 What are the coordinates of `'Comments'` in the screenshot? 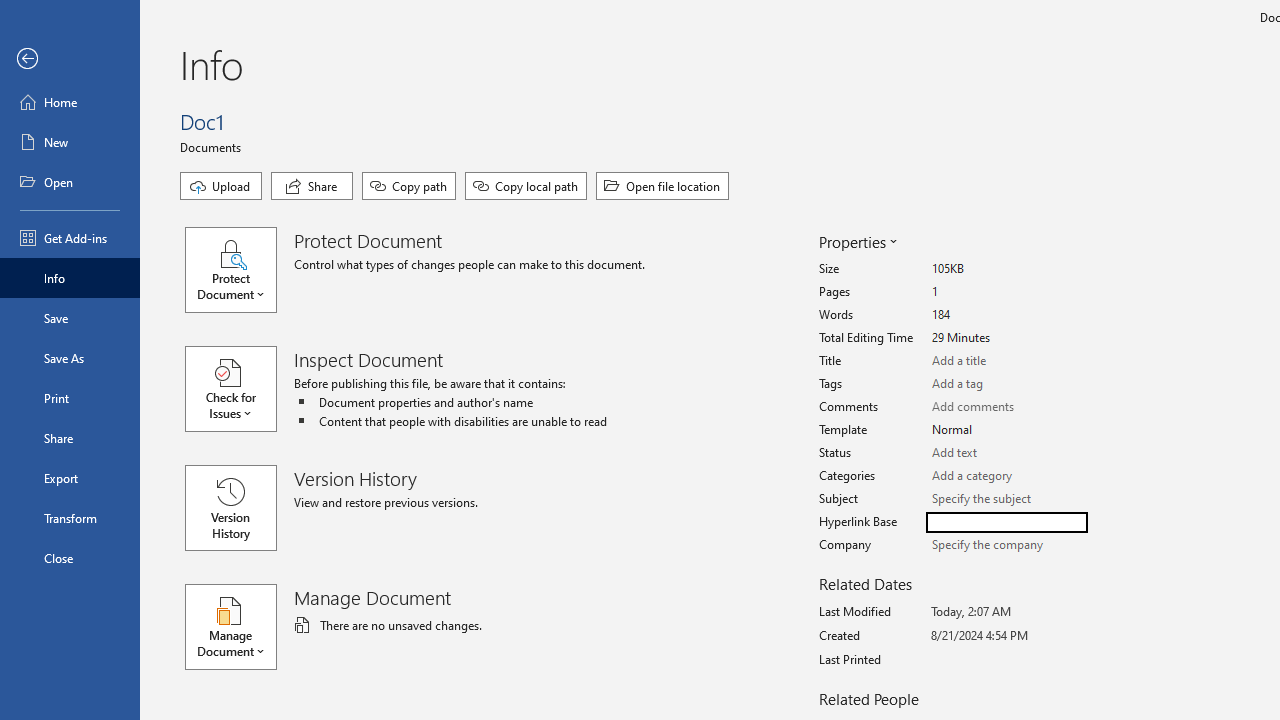 It's located at (1006, 406).